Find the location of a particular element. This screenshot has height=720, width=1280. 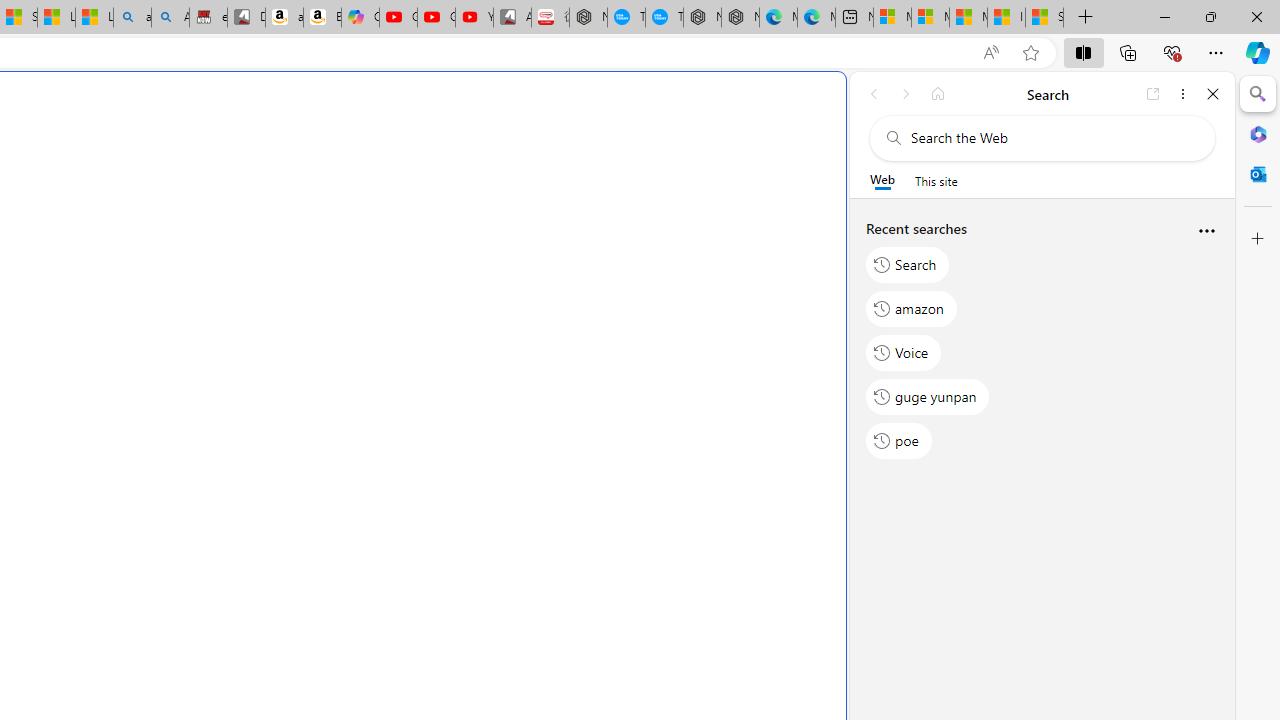

'Amazon Echo Dot PNG - Search Images' is located at coordinates (170, 17).